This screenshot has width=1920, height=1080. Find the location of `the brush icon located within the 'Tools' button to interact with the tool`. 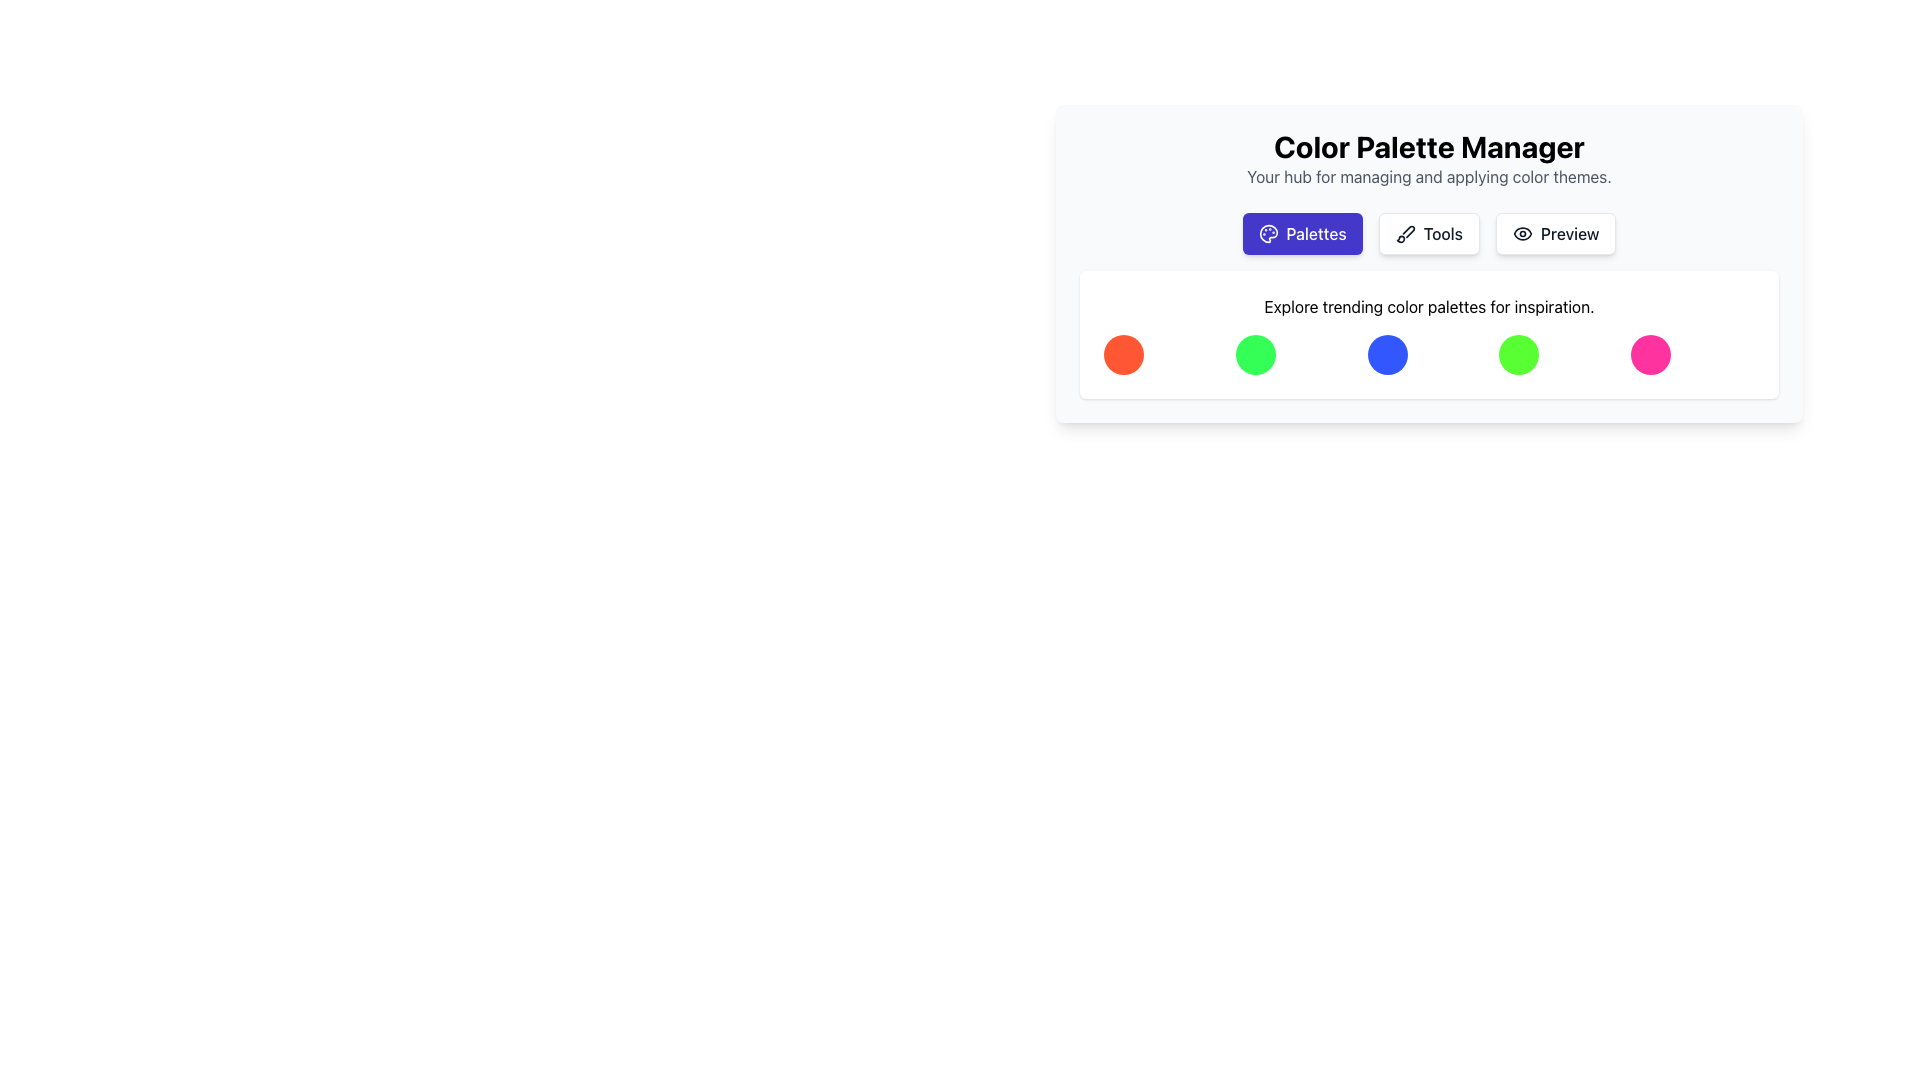

the brush icon located within the 'Tools' button to interact with the tool is located at coordinates (1404, 233).